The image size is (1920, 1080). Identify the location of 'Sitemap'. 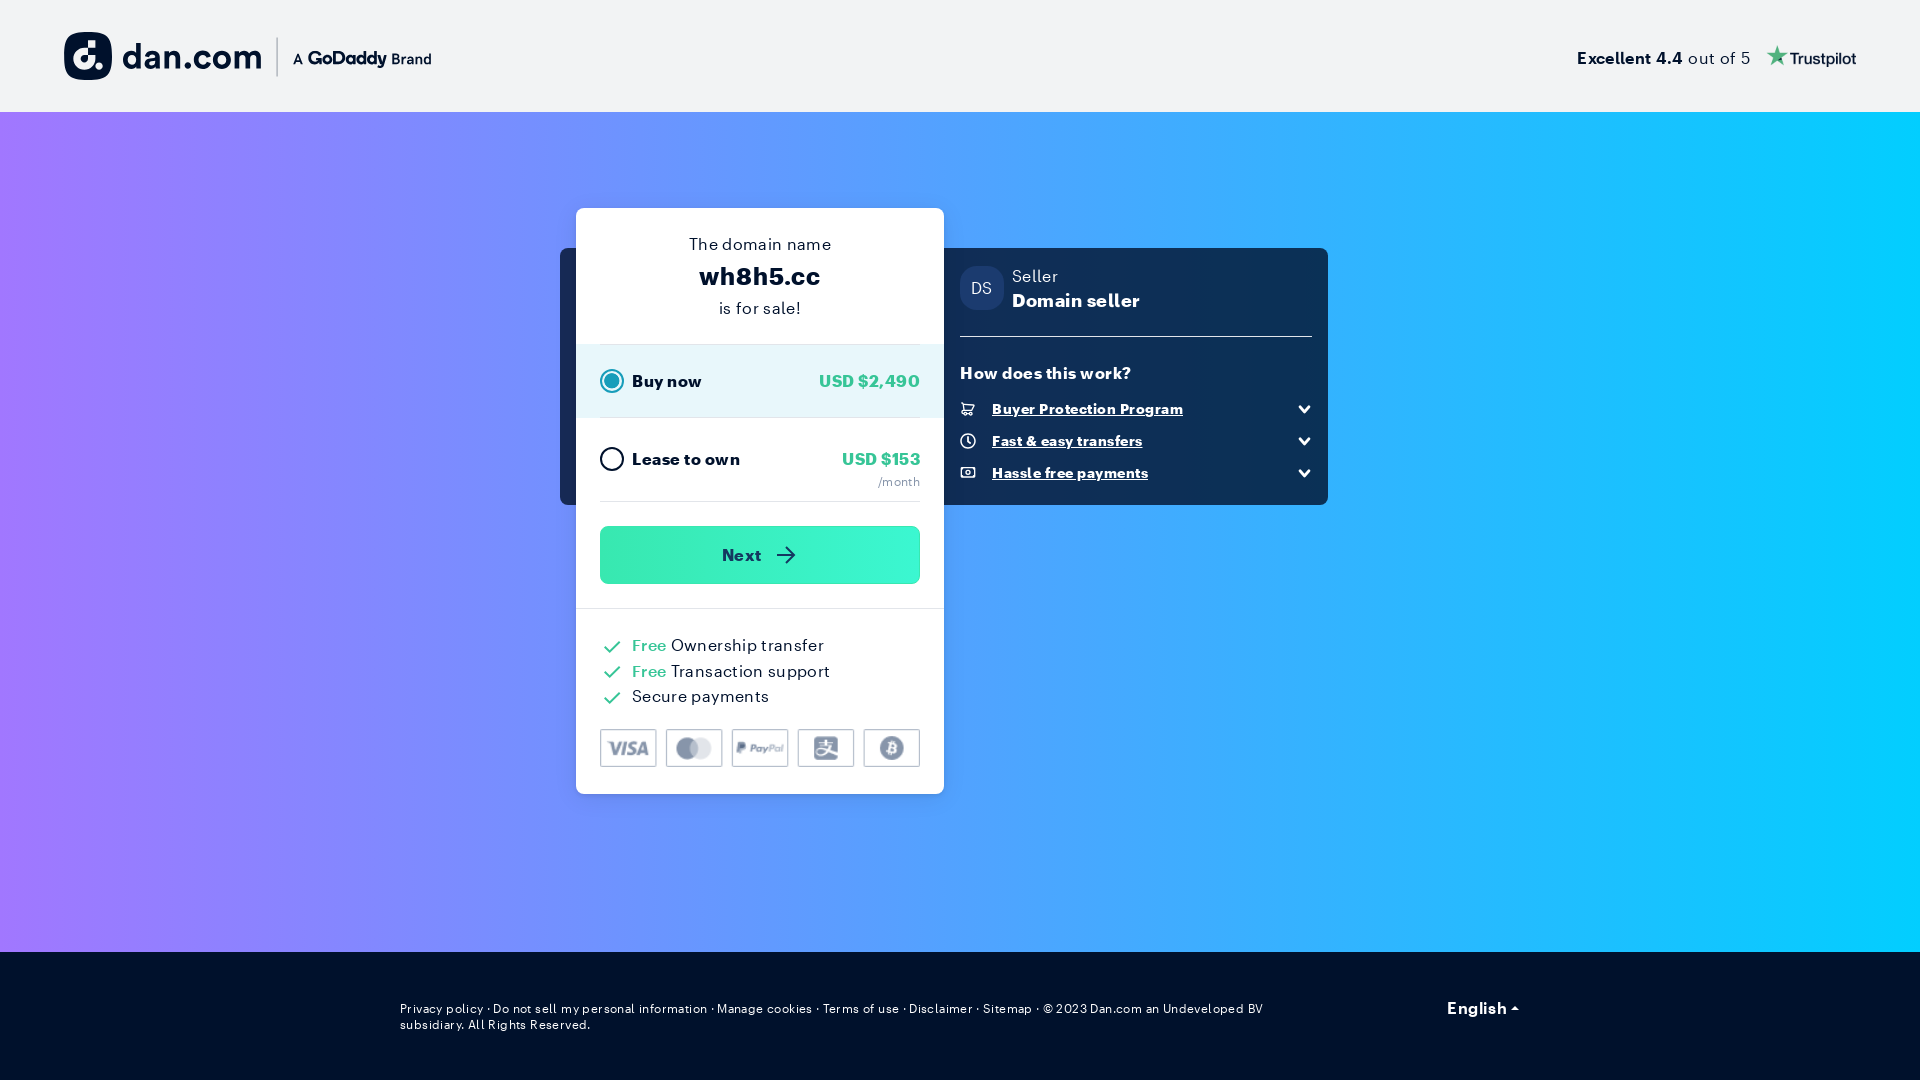
(1008, 1007).